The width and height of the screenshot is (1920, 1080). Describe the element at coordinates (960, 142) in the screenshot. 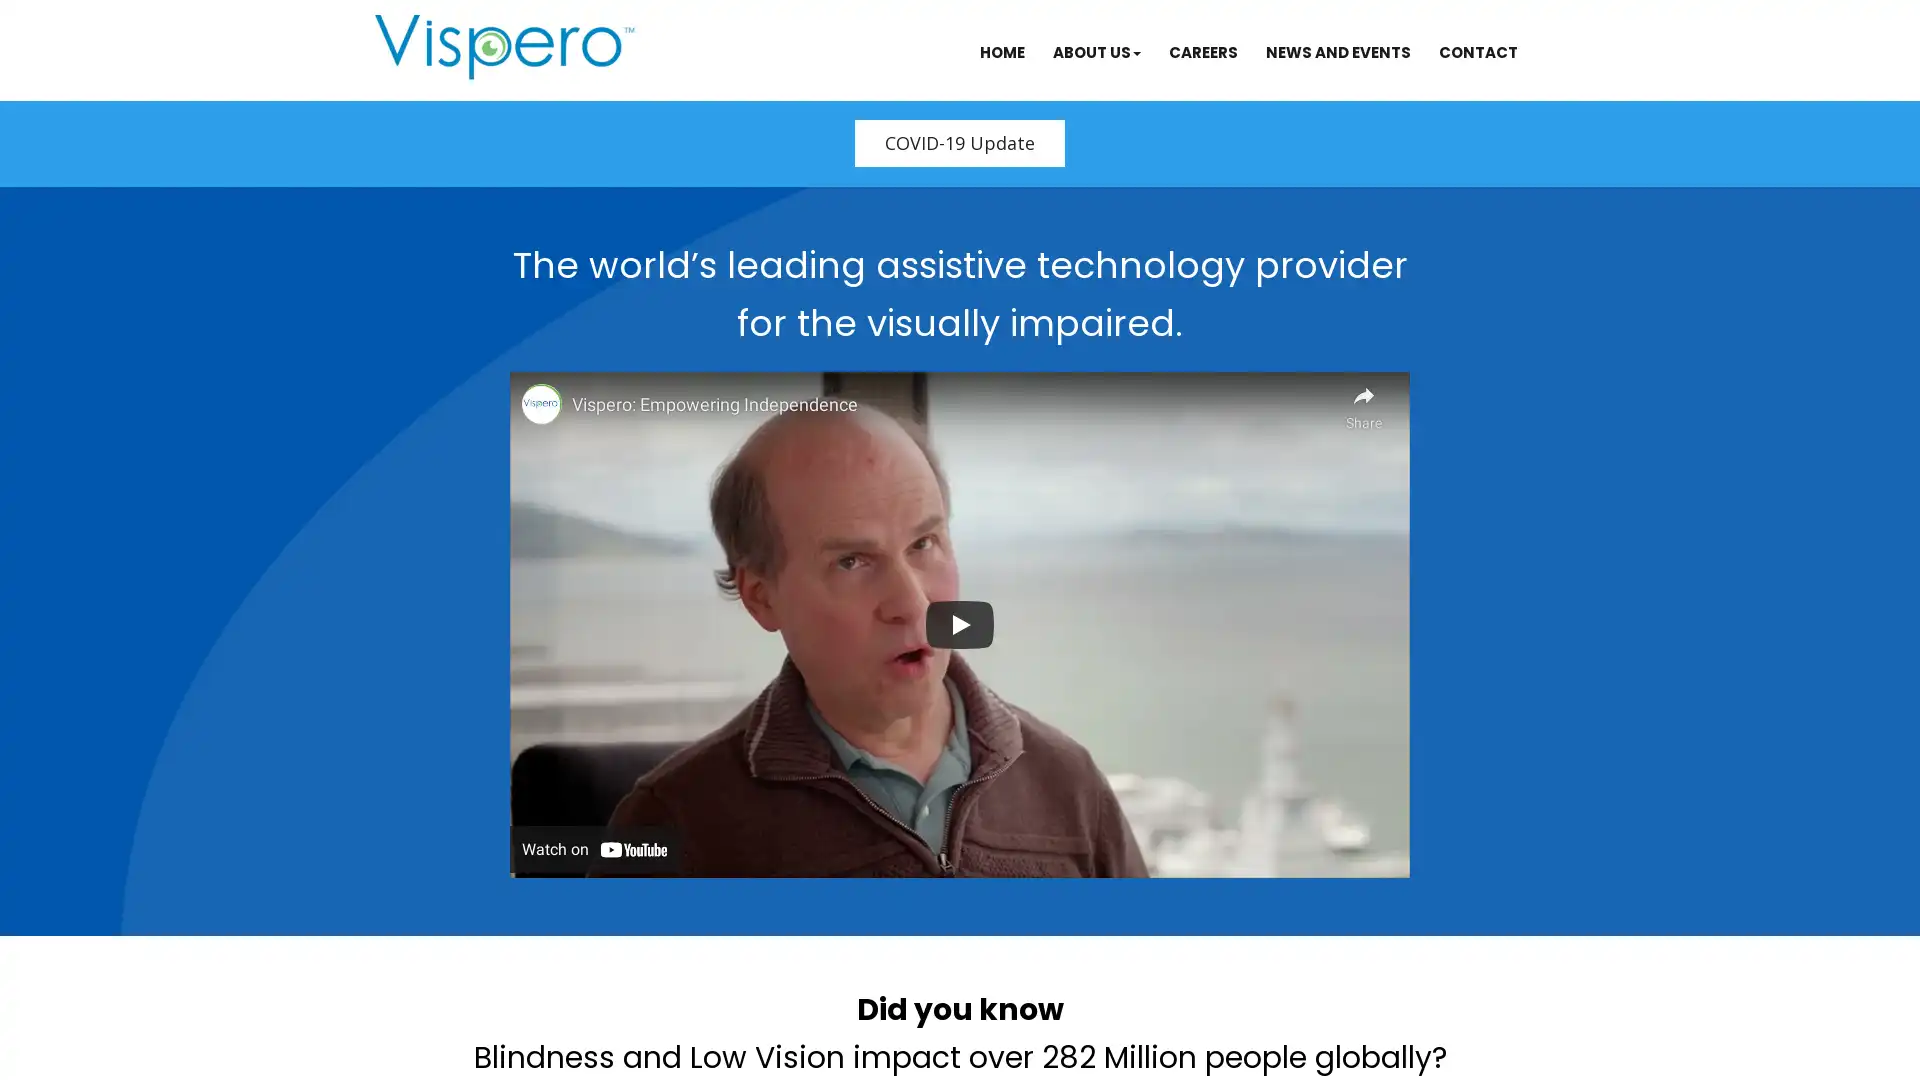

I see `COVID-19 Update` at that location.